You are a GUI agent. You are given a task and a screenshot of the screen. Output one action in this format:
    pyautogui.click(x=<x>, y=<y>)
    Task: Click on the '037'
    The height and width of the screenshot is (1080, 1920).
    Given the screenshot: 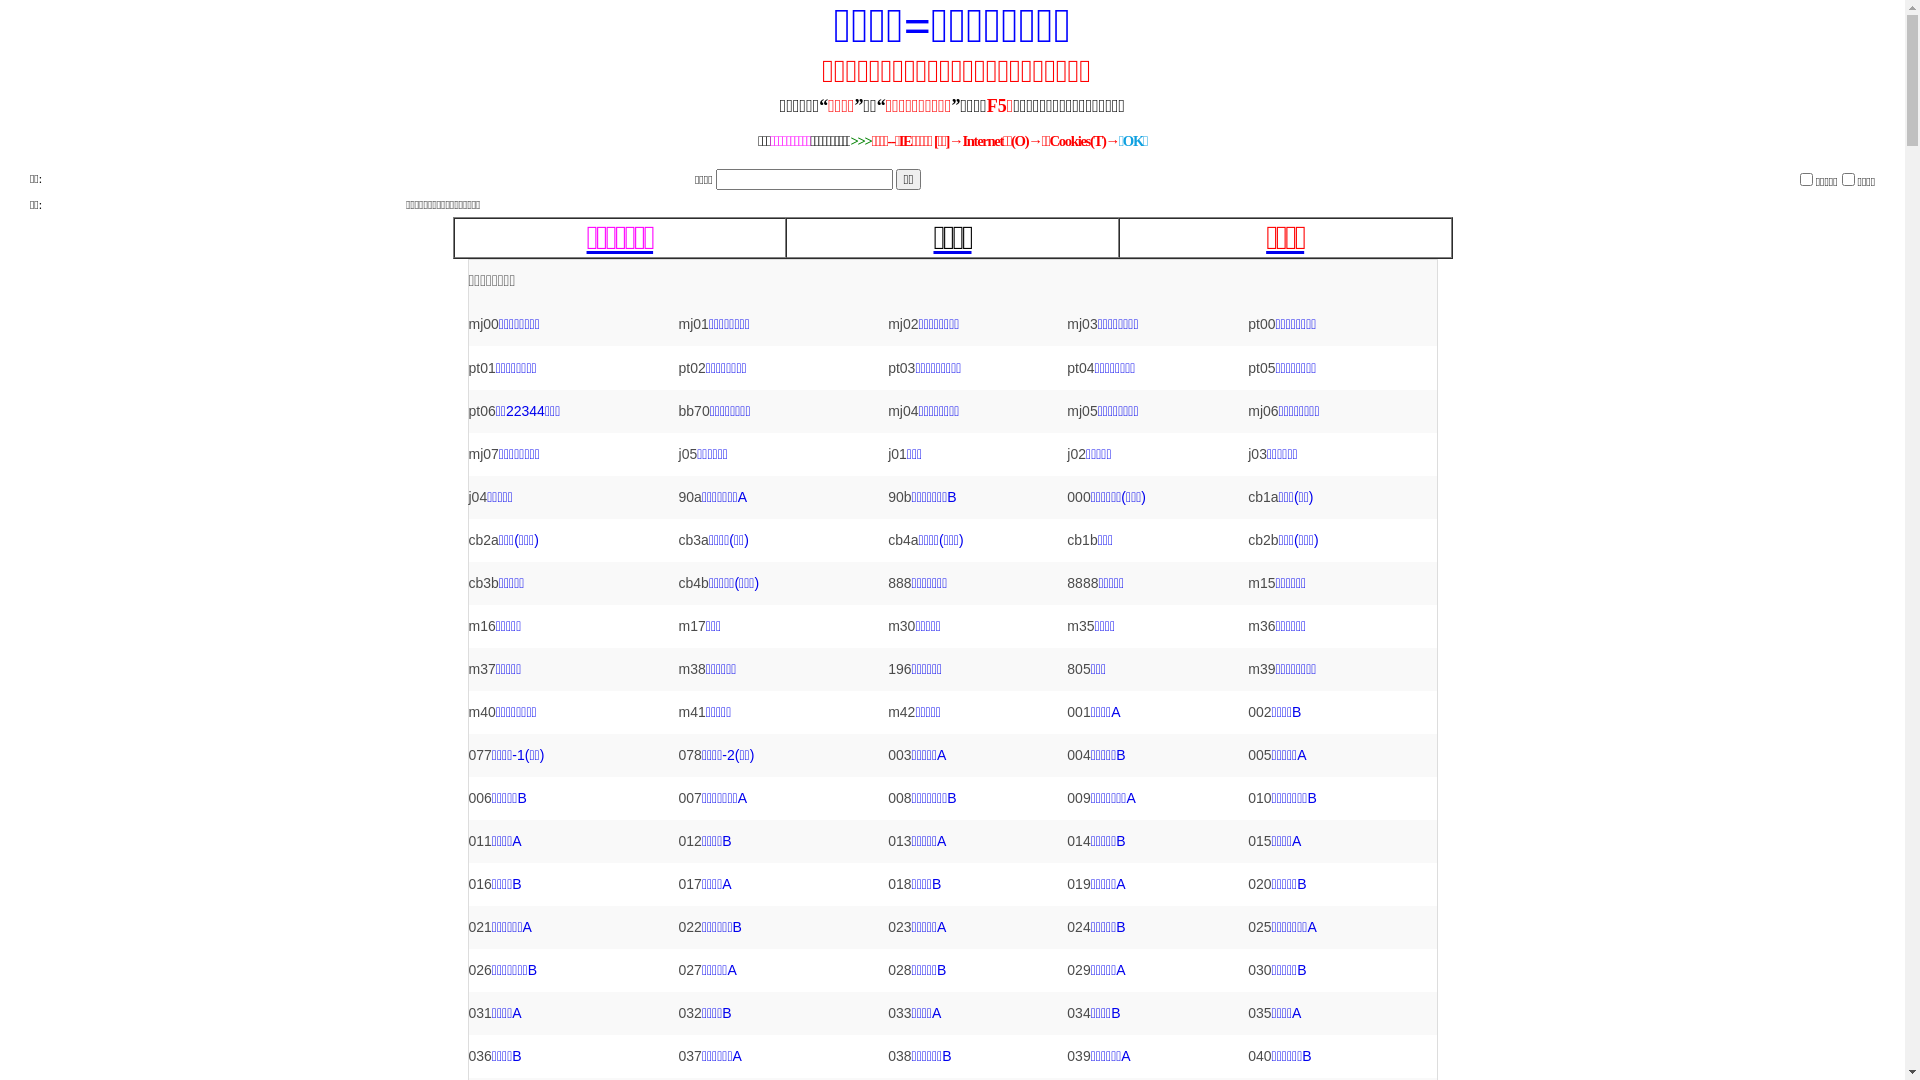 What is the action you would take?
    pyautogui.click(x=690, y=1055)
    